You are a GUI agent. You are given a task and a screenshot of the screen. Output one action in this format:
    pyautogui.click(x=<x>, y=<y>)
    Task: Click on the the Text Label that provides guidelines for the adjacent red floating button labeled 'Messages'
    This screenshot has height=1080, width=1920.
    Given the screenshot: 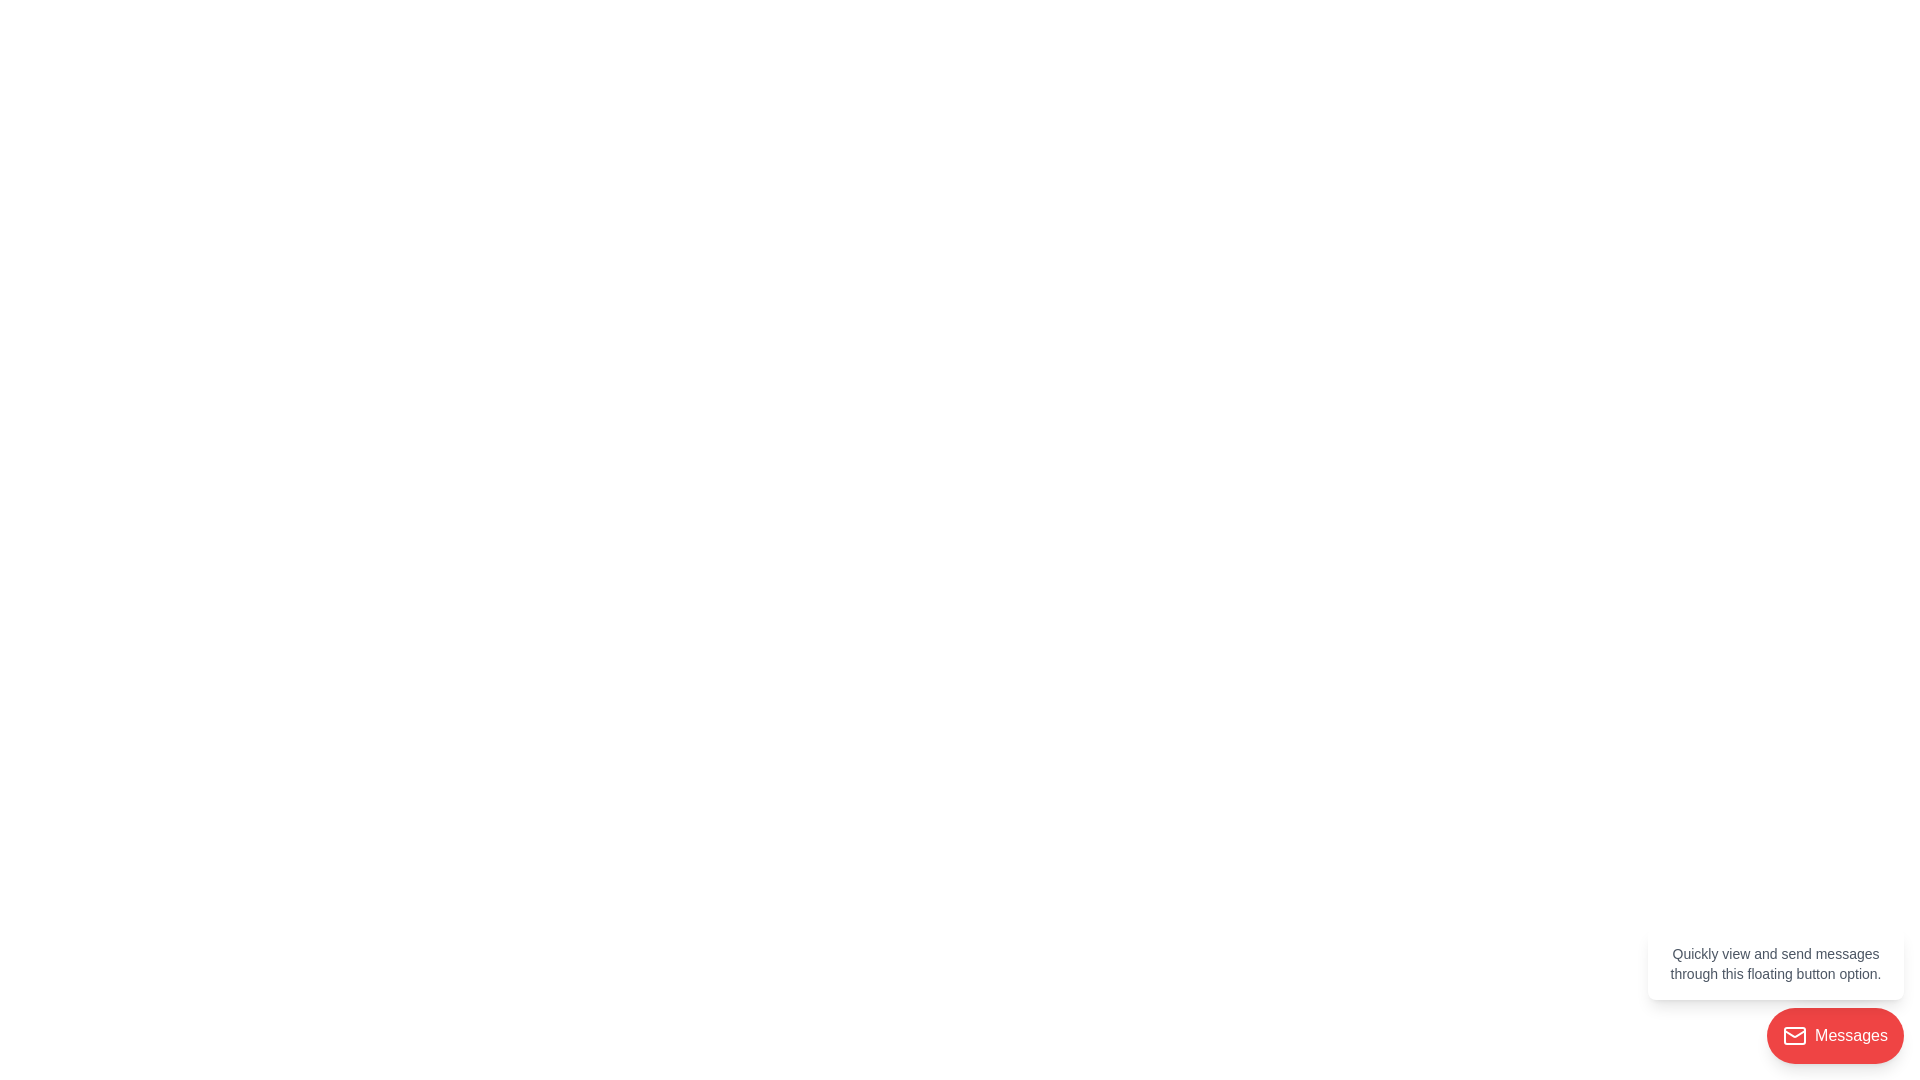 What is the action you would take?
    pyautogui.click(x=1776, y=963)
    